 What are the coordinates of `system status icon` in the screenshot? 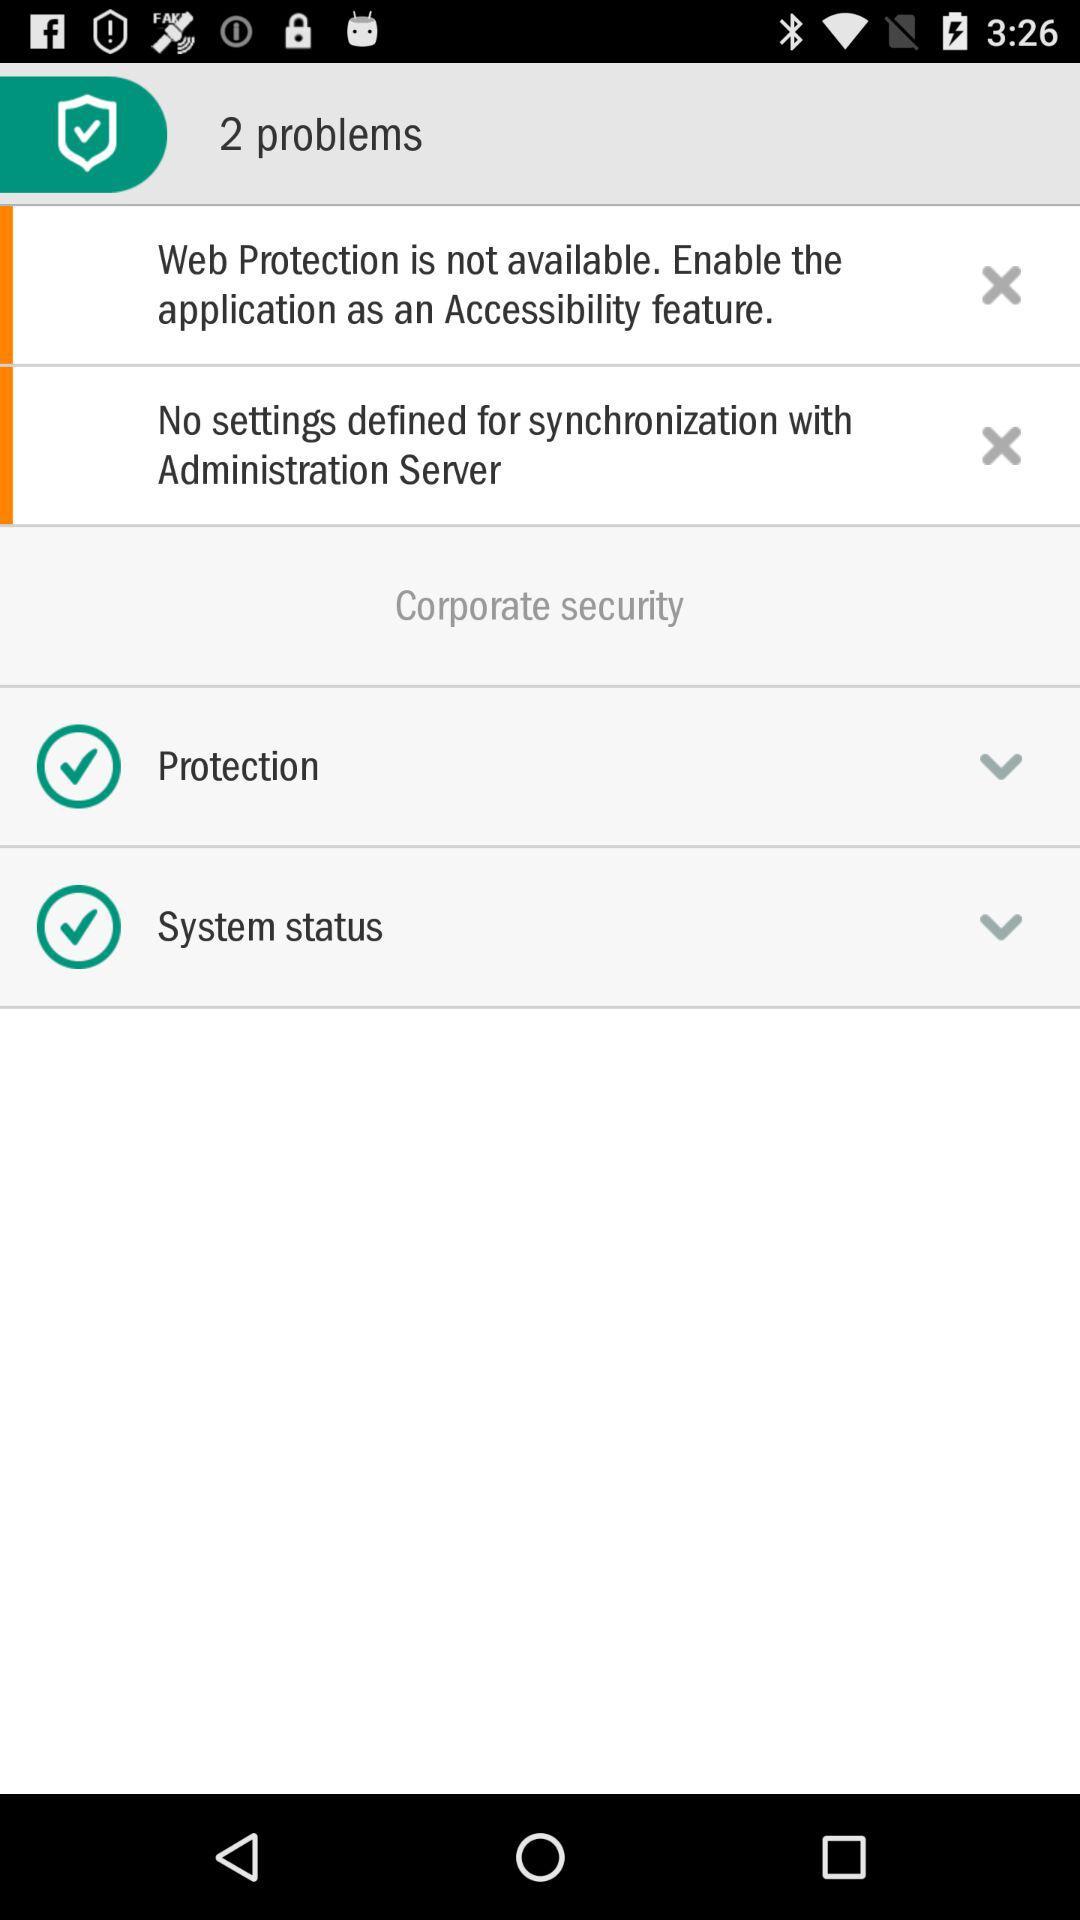 It's located at (540, 925).